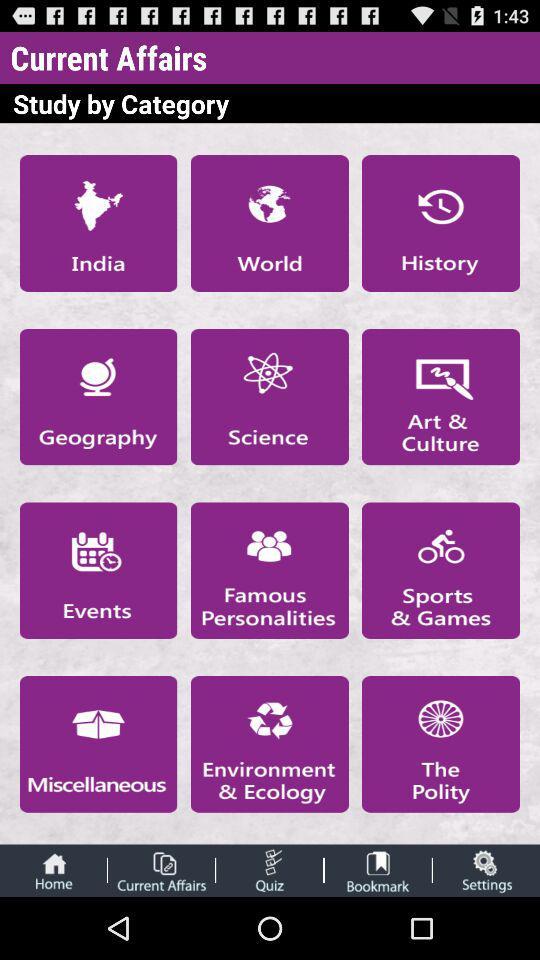  Describe the element at coordinates (378, 931) in the screenshot. I see `the avatar icon` at that location.